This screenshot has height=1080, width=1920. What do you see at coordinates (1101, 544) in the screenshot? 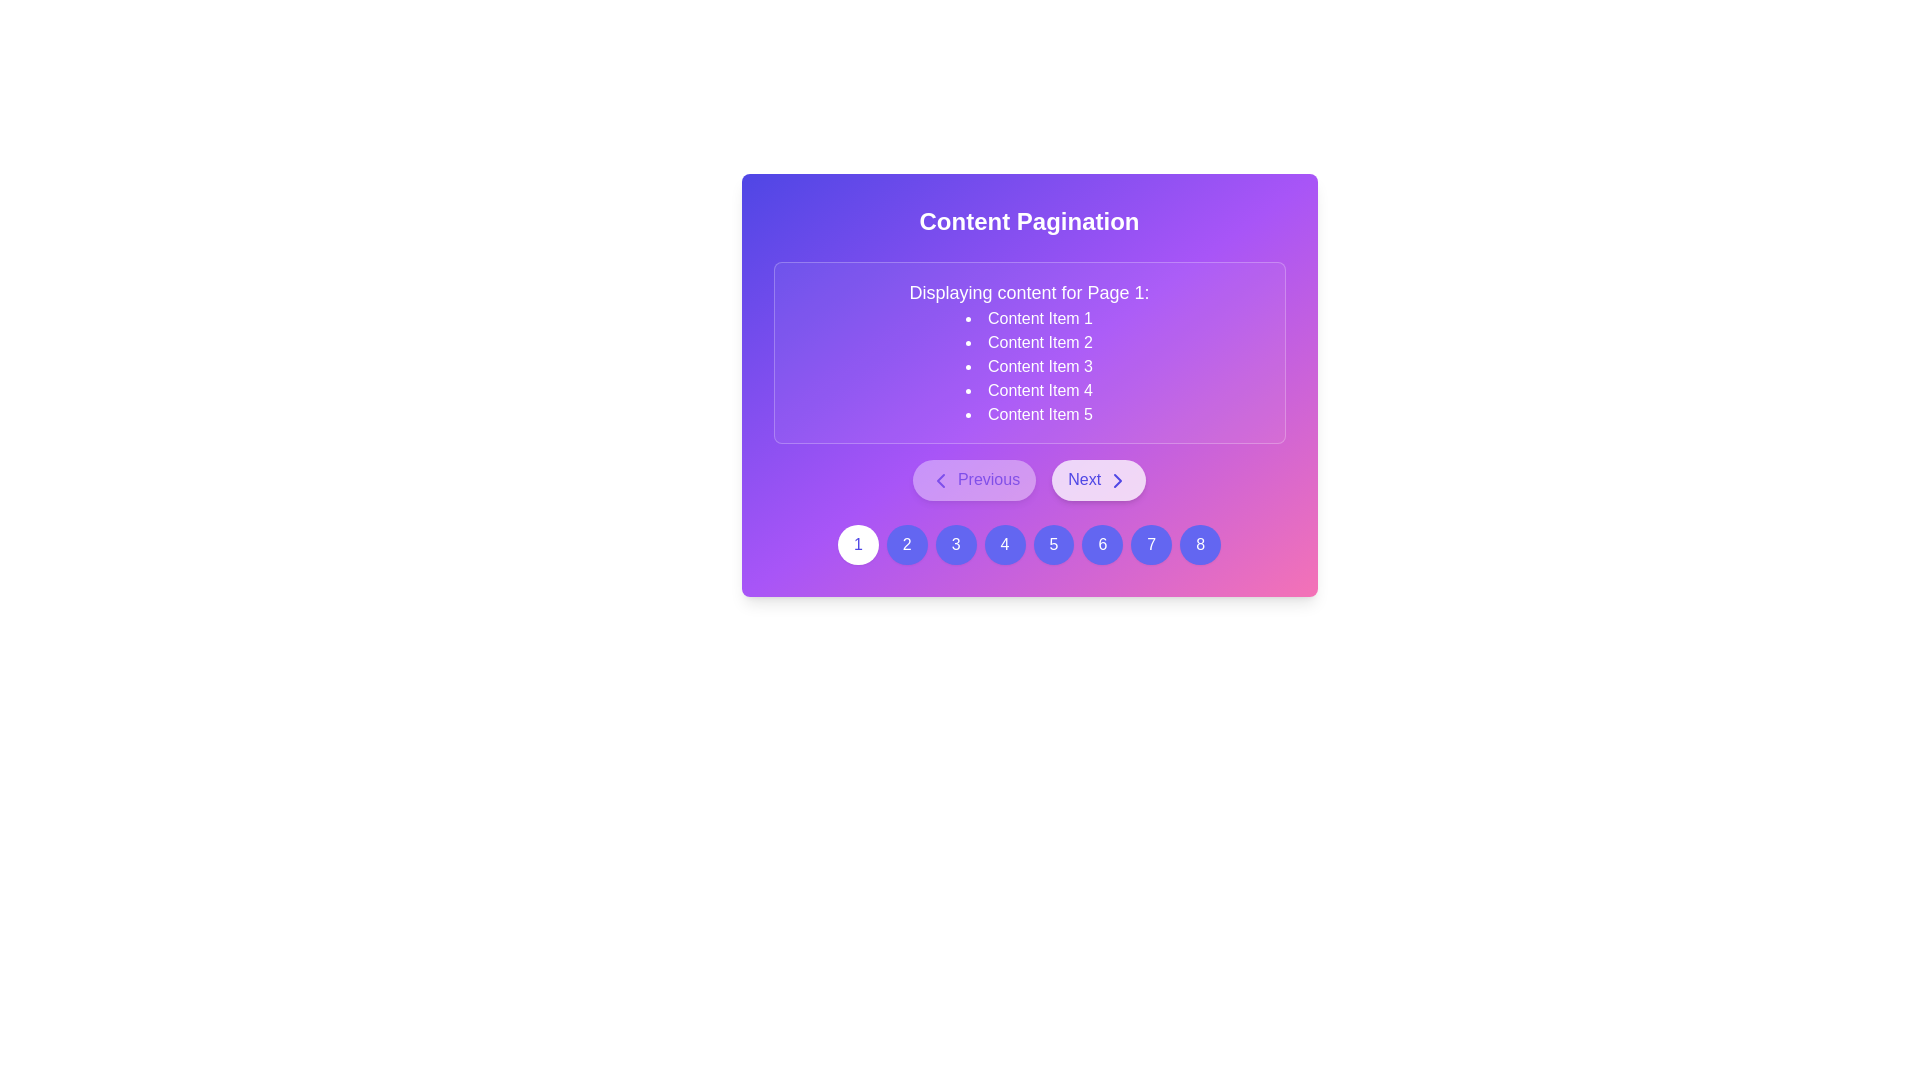
I see `the circular blue button displaying the number '6'` at bounding box center [1101, 544].